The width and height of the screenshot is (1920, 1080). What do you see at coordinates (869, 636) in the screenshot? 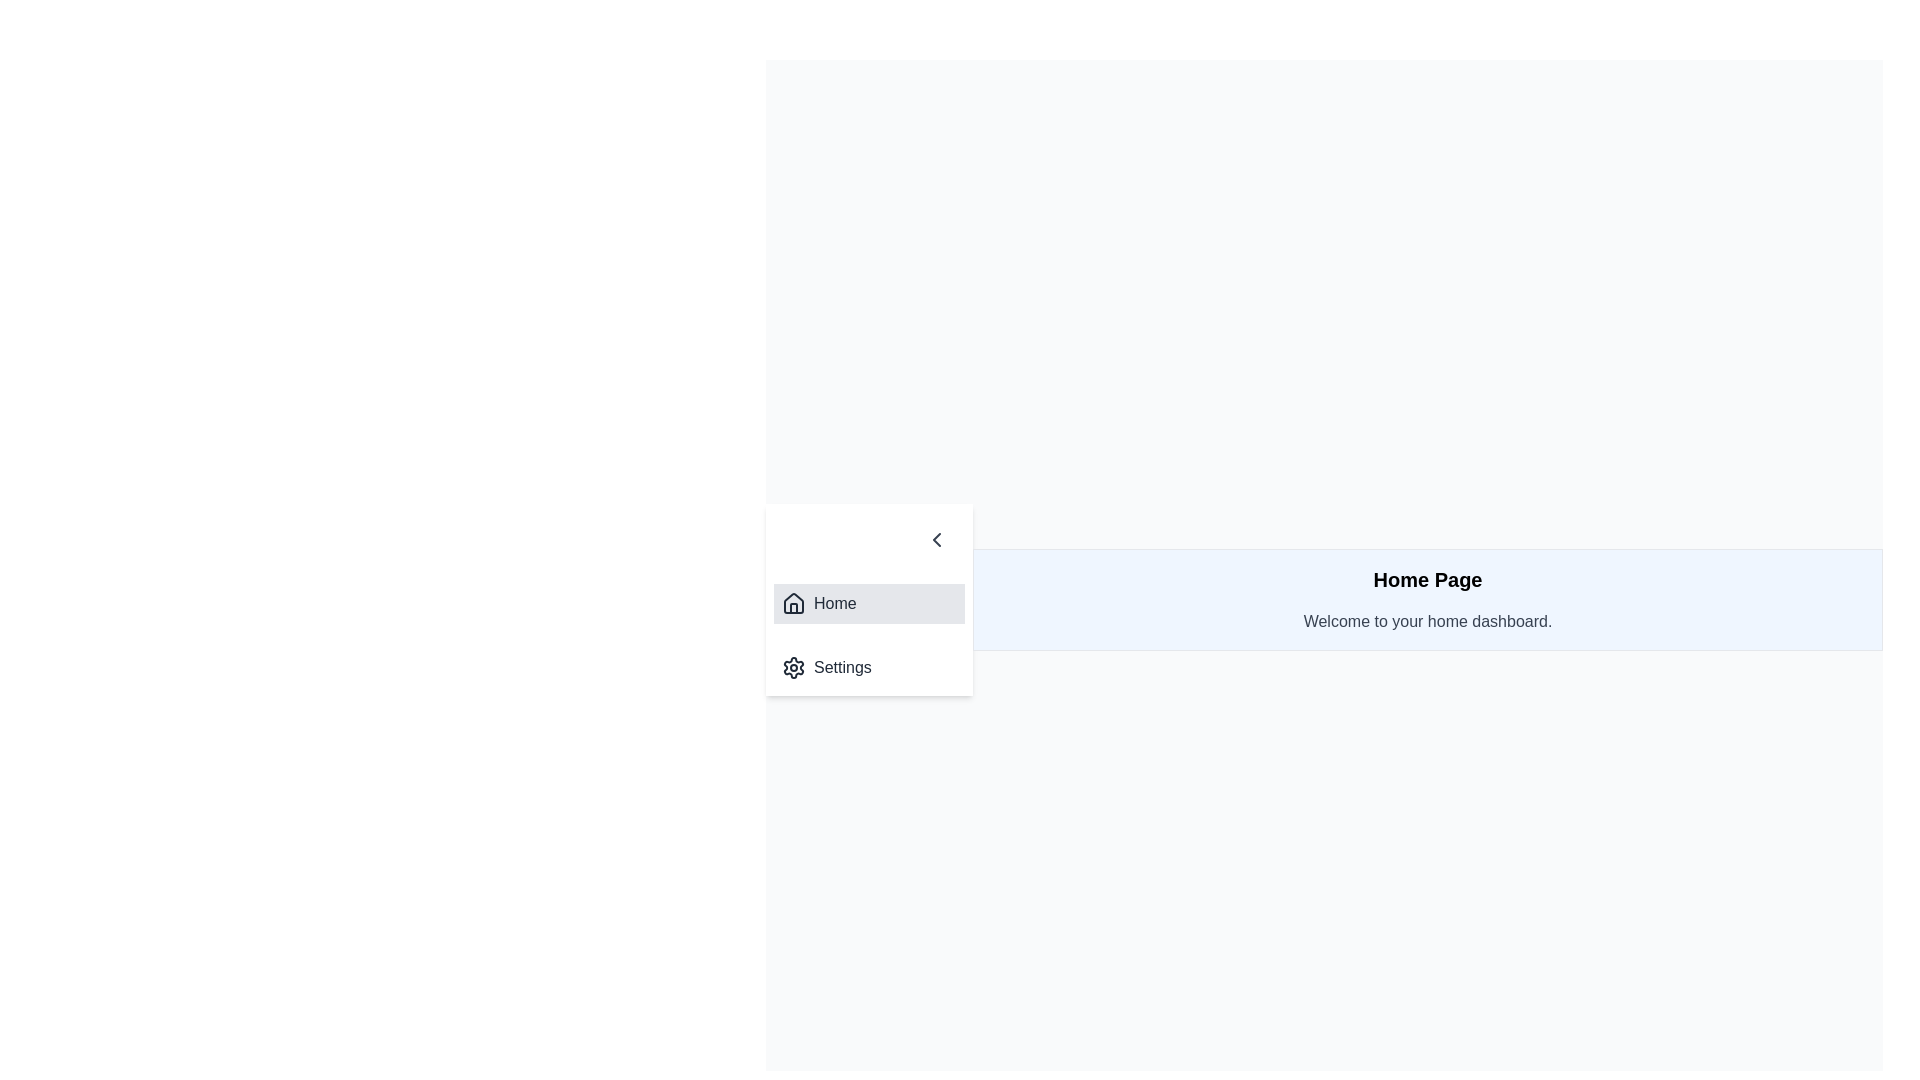
I see `the 'Navigation menu' located on the left sidebar` at bounding box center [869, 636].